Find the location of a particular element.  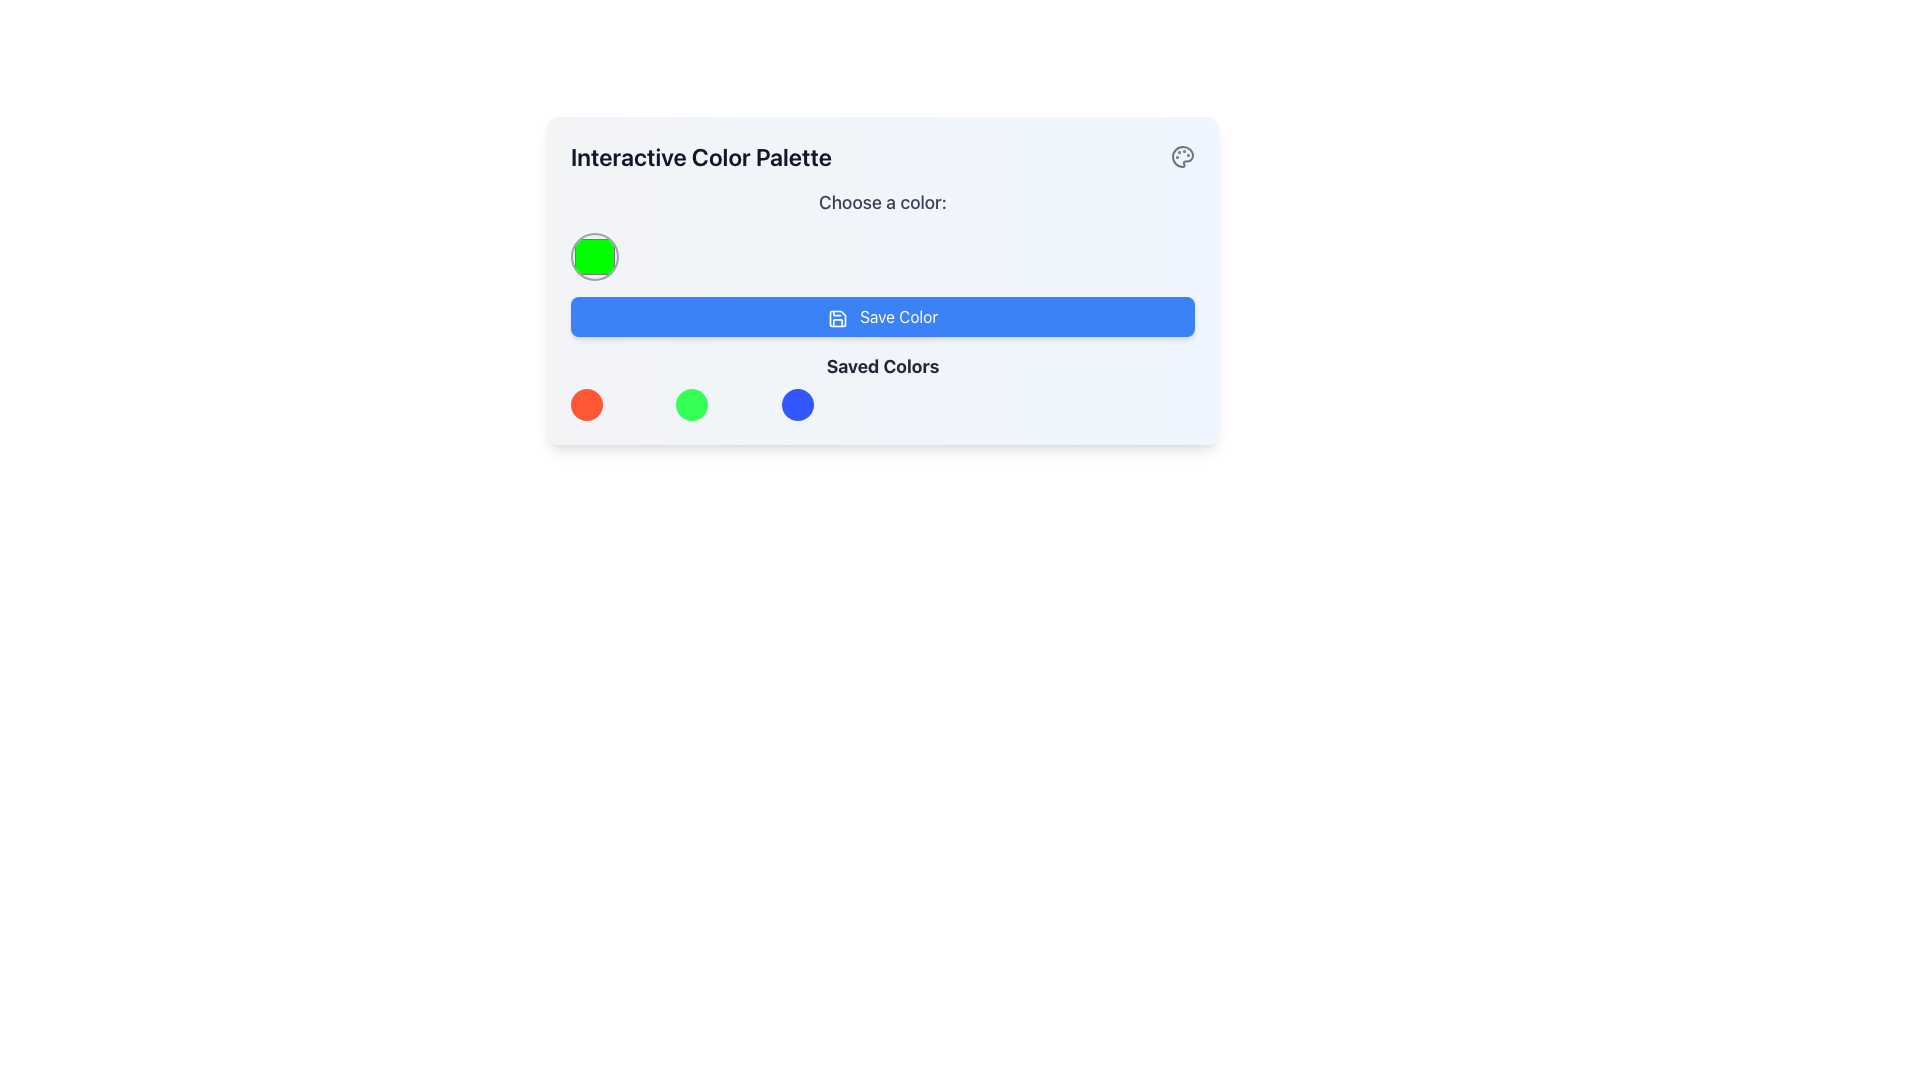

the small blue save icon located to the left of the 'Save Color' text within the button is located at coordinates (837, 317).